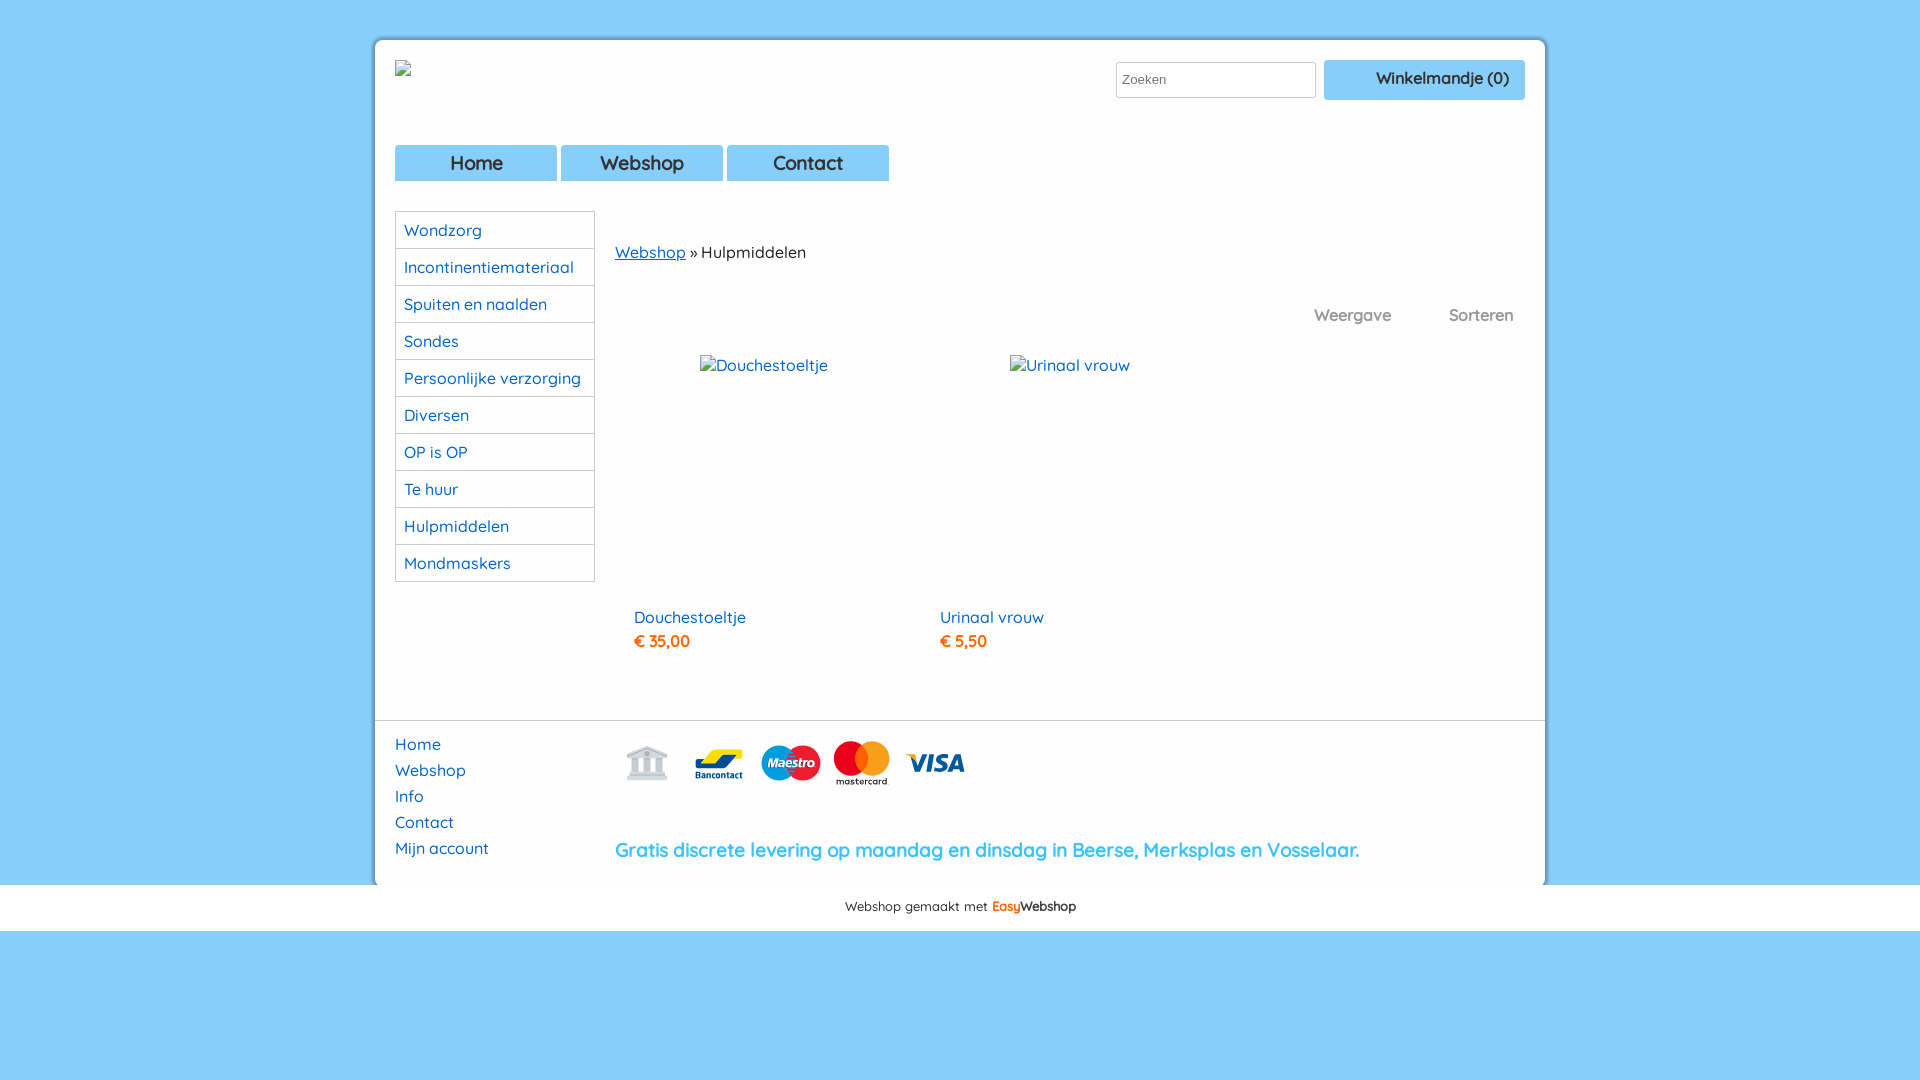 The width and height of the screenshot is (1920, 1080). I want to click on 'Home', so click(416, 744).